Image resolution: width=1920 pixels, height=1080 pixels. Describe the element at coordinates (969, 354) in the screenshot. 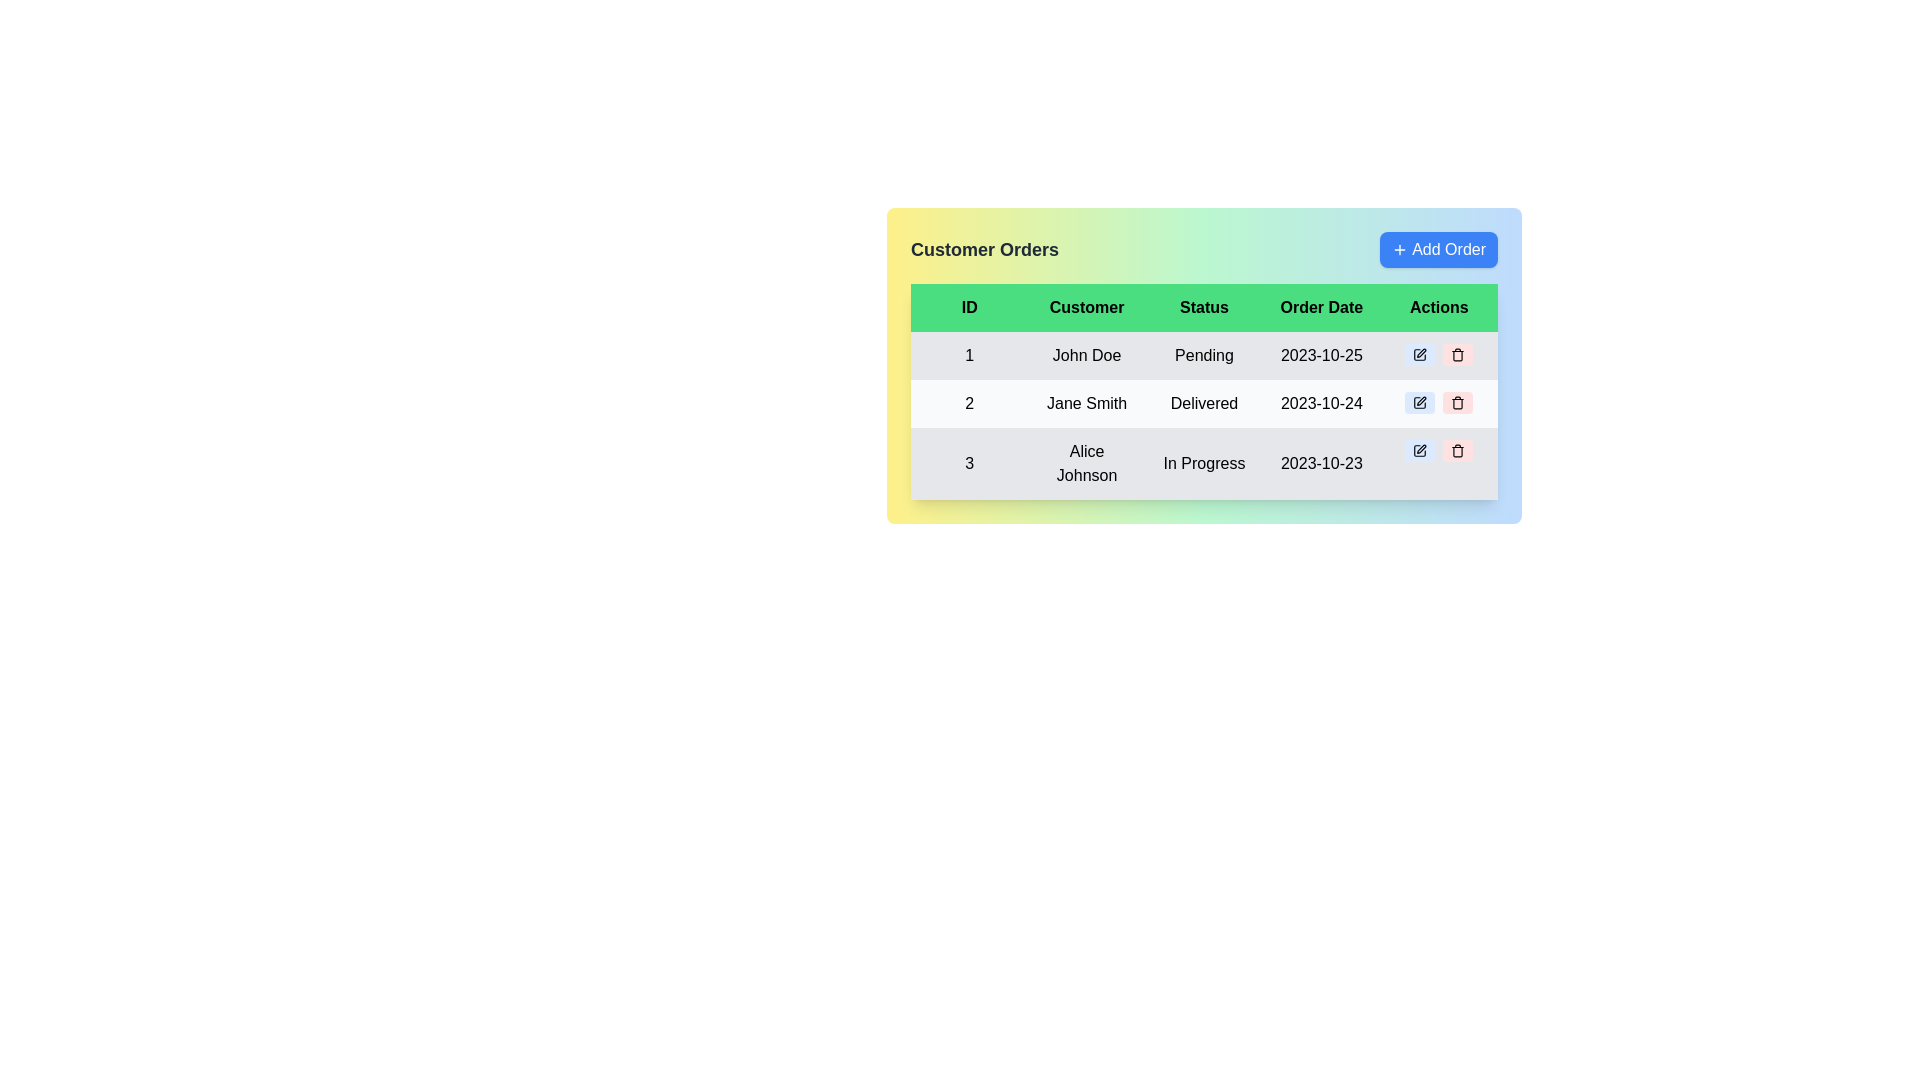

I see `the number '1' displayed in the first cell of the table under the 'ID' column, which has a gray background and black text color` at that location.